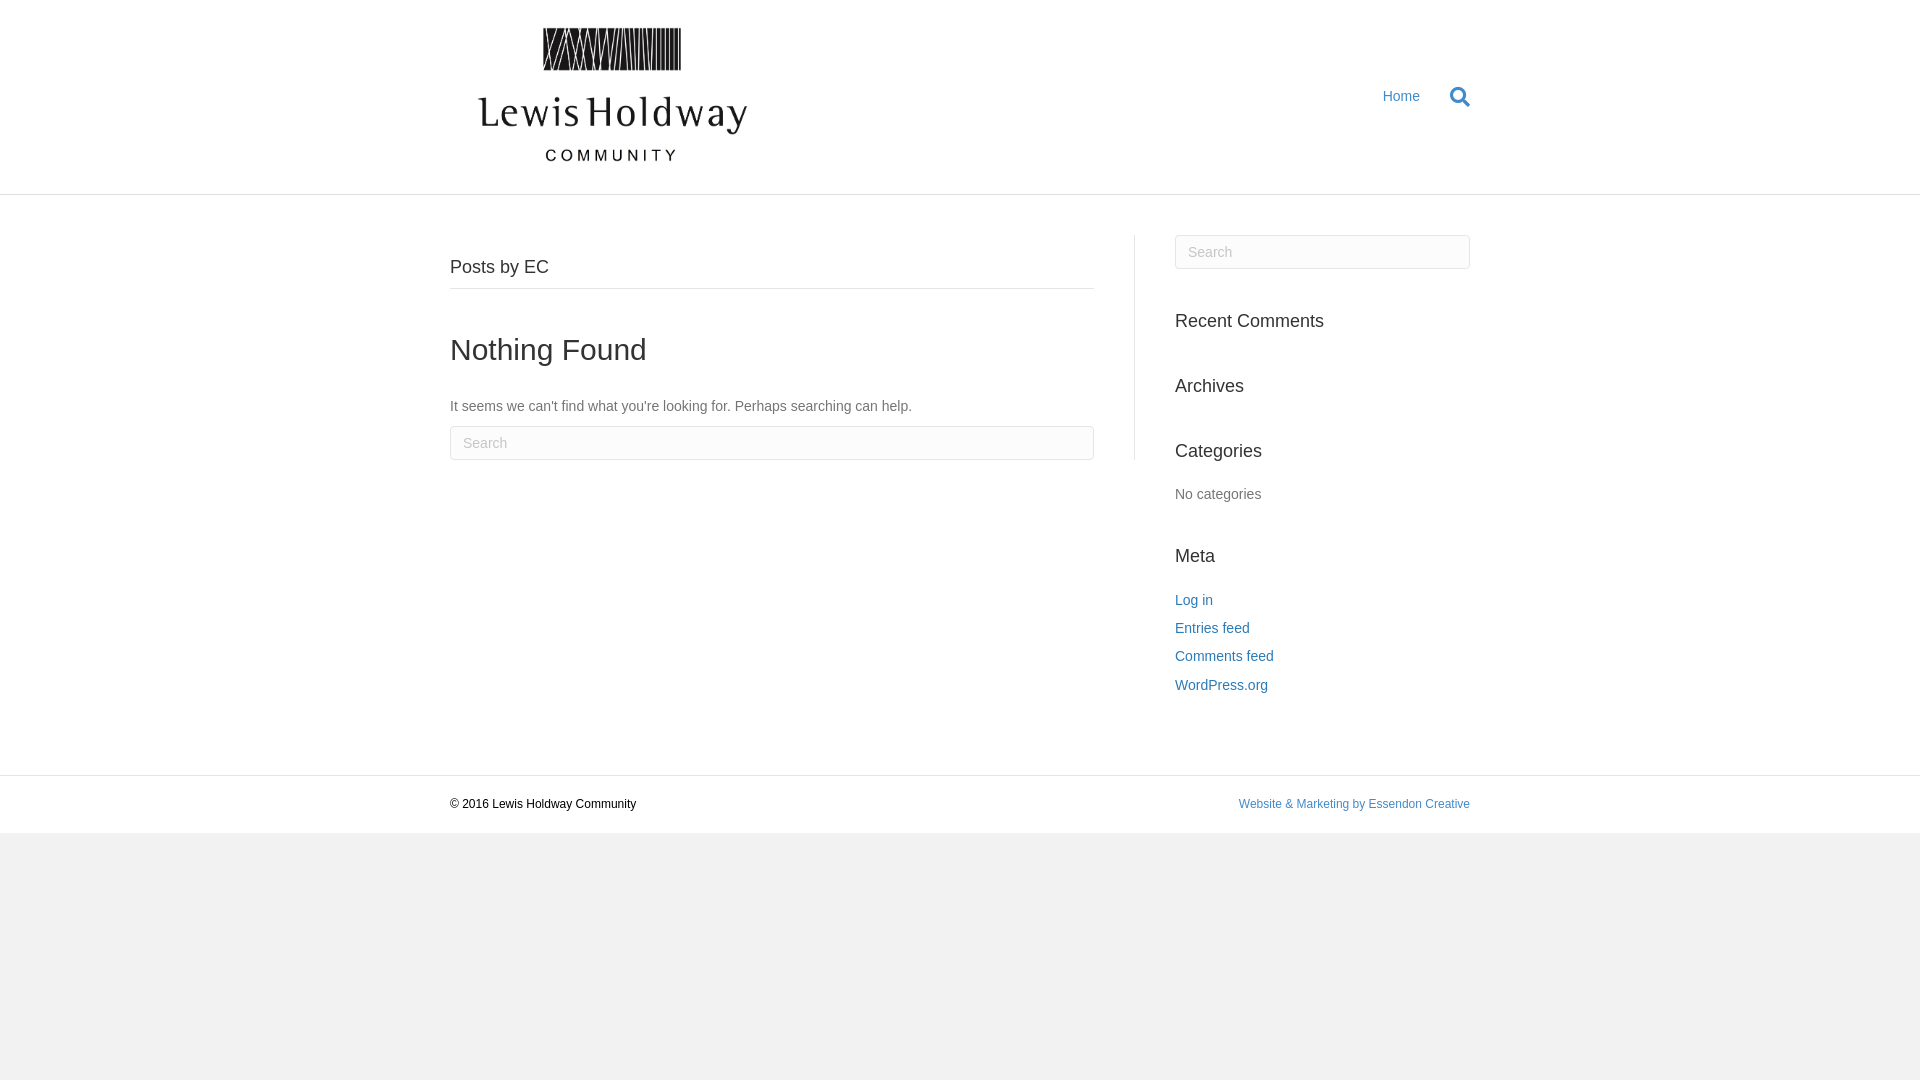 The image size is (1920, 1080). I want to click on 'Website & Marketing by Essendon Creative', so click(1354, 802).